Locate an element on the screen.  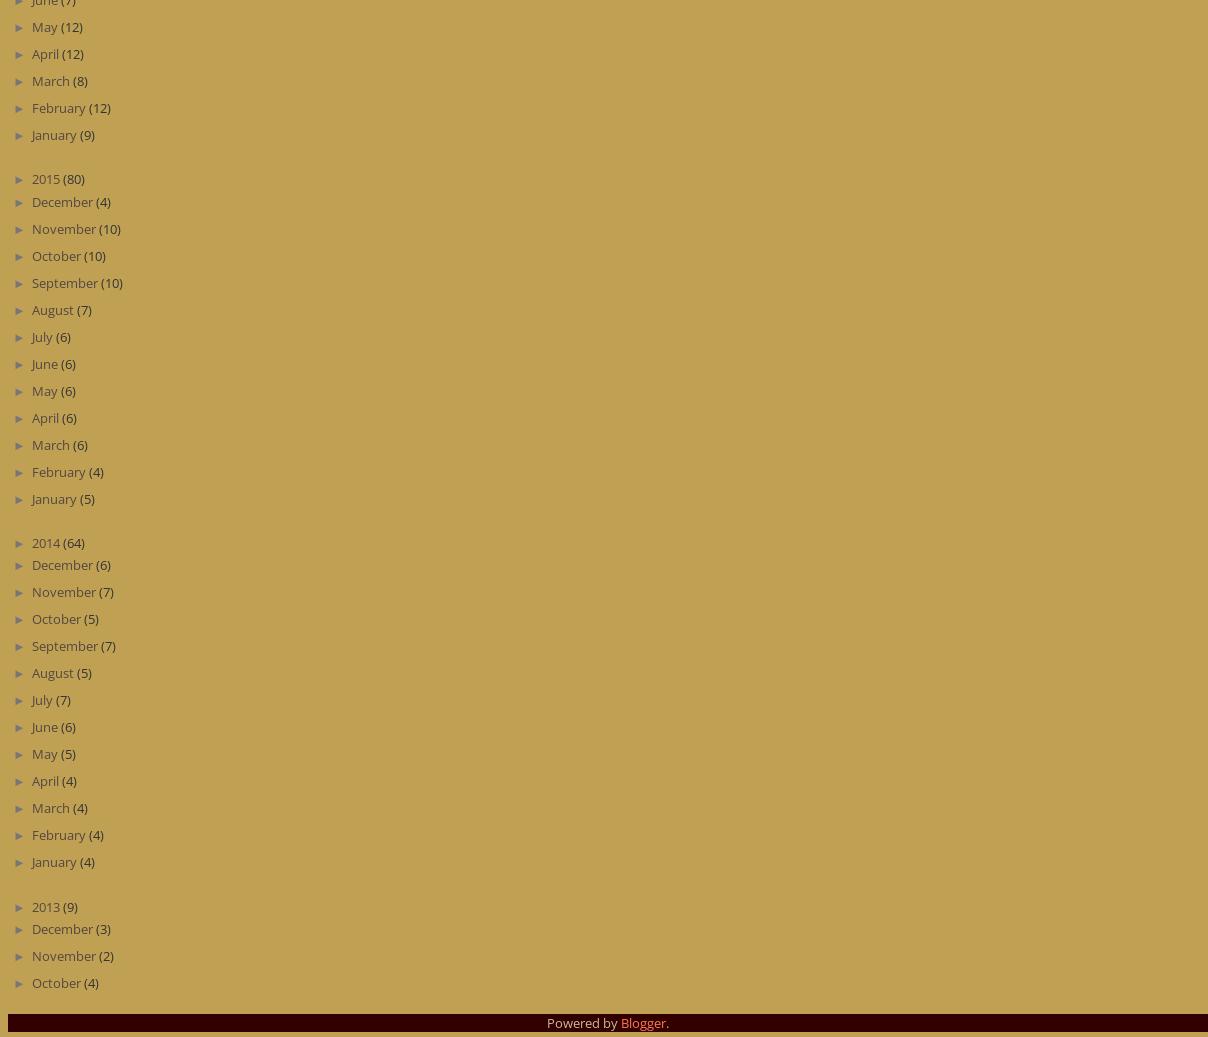
'(2)' is located at coordinates (96, 956).